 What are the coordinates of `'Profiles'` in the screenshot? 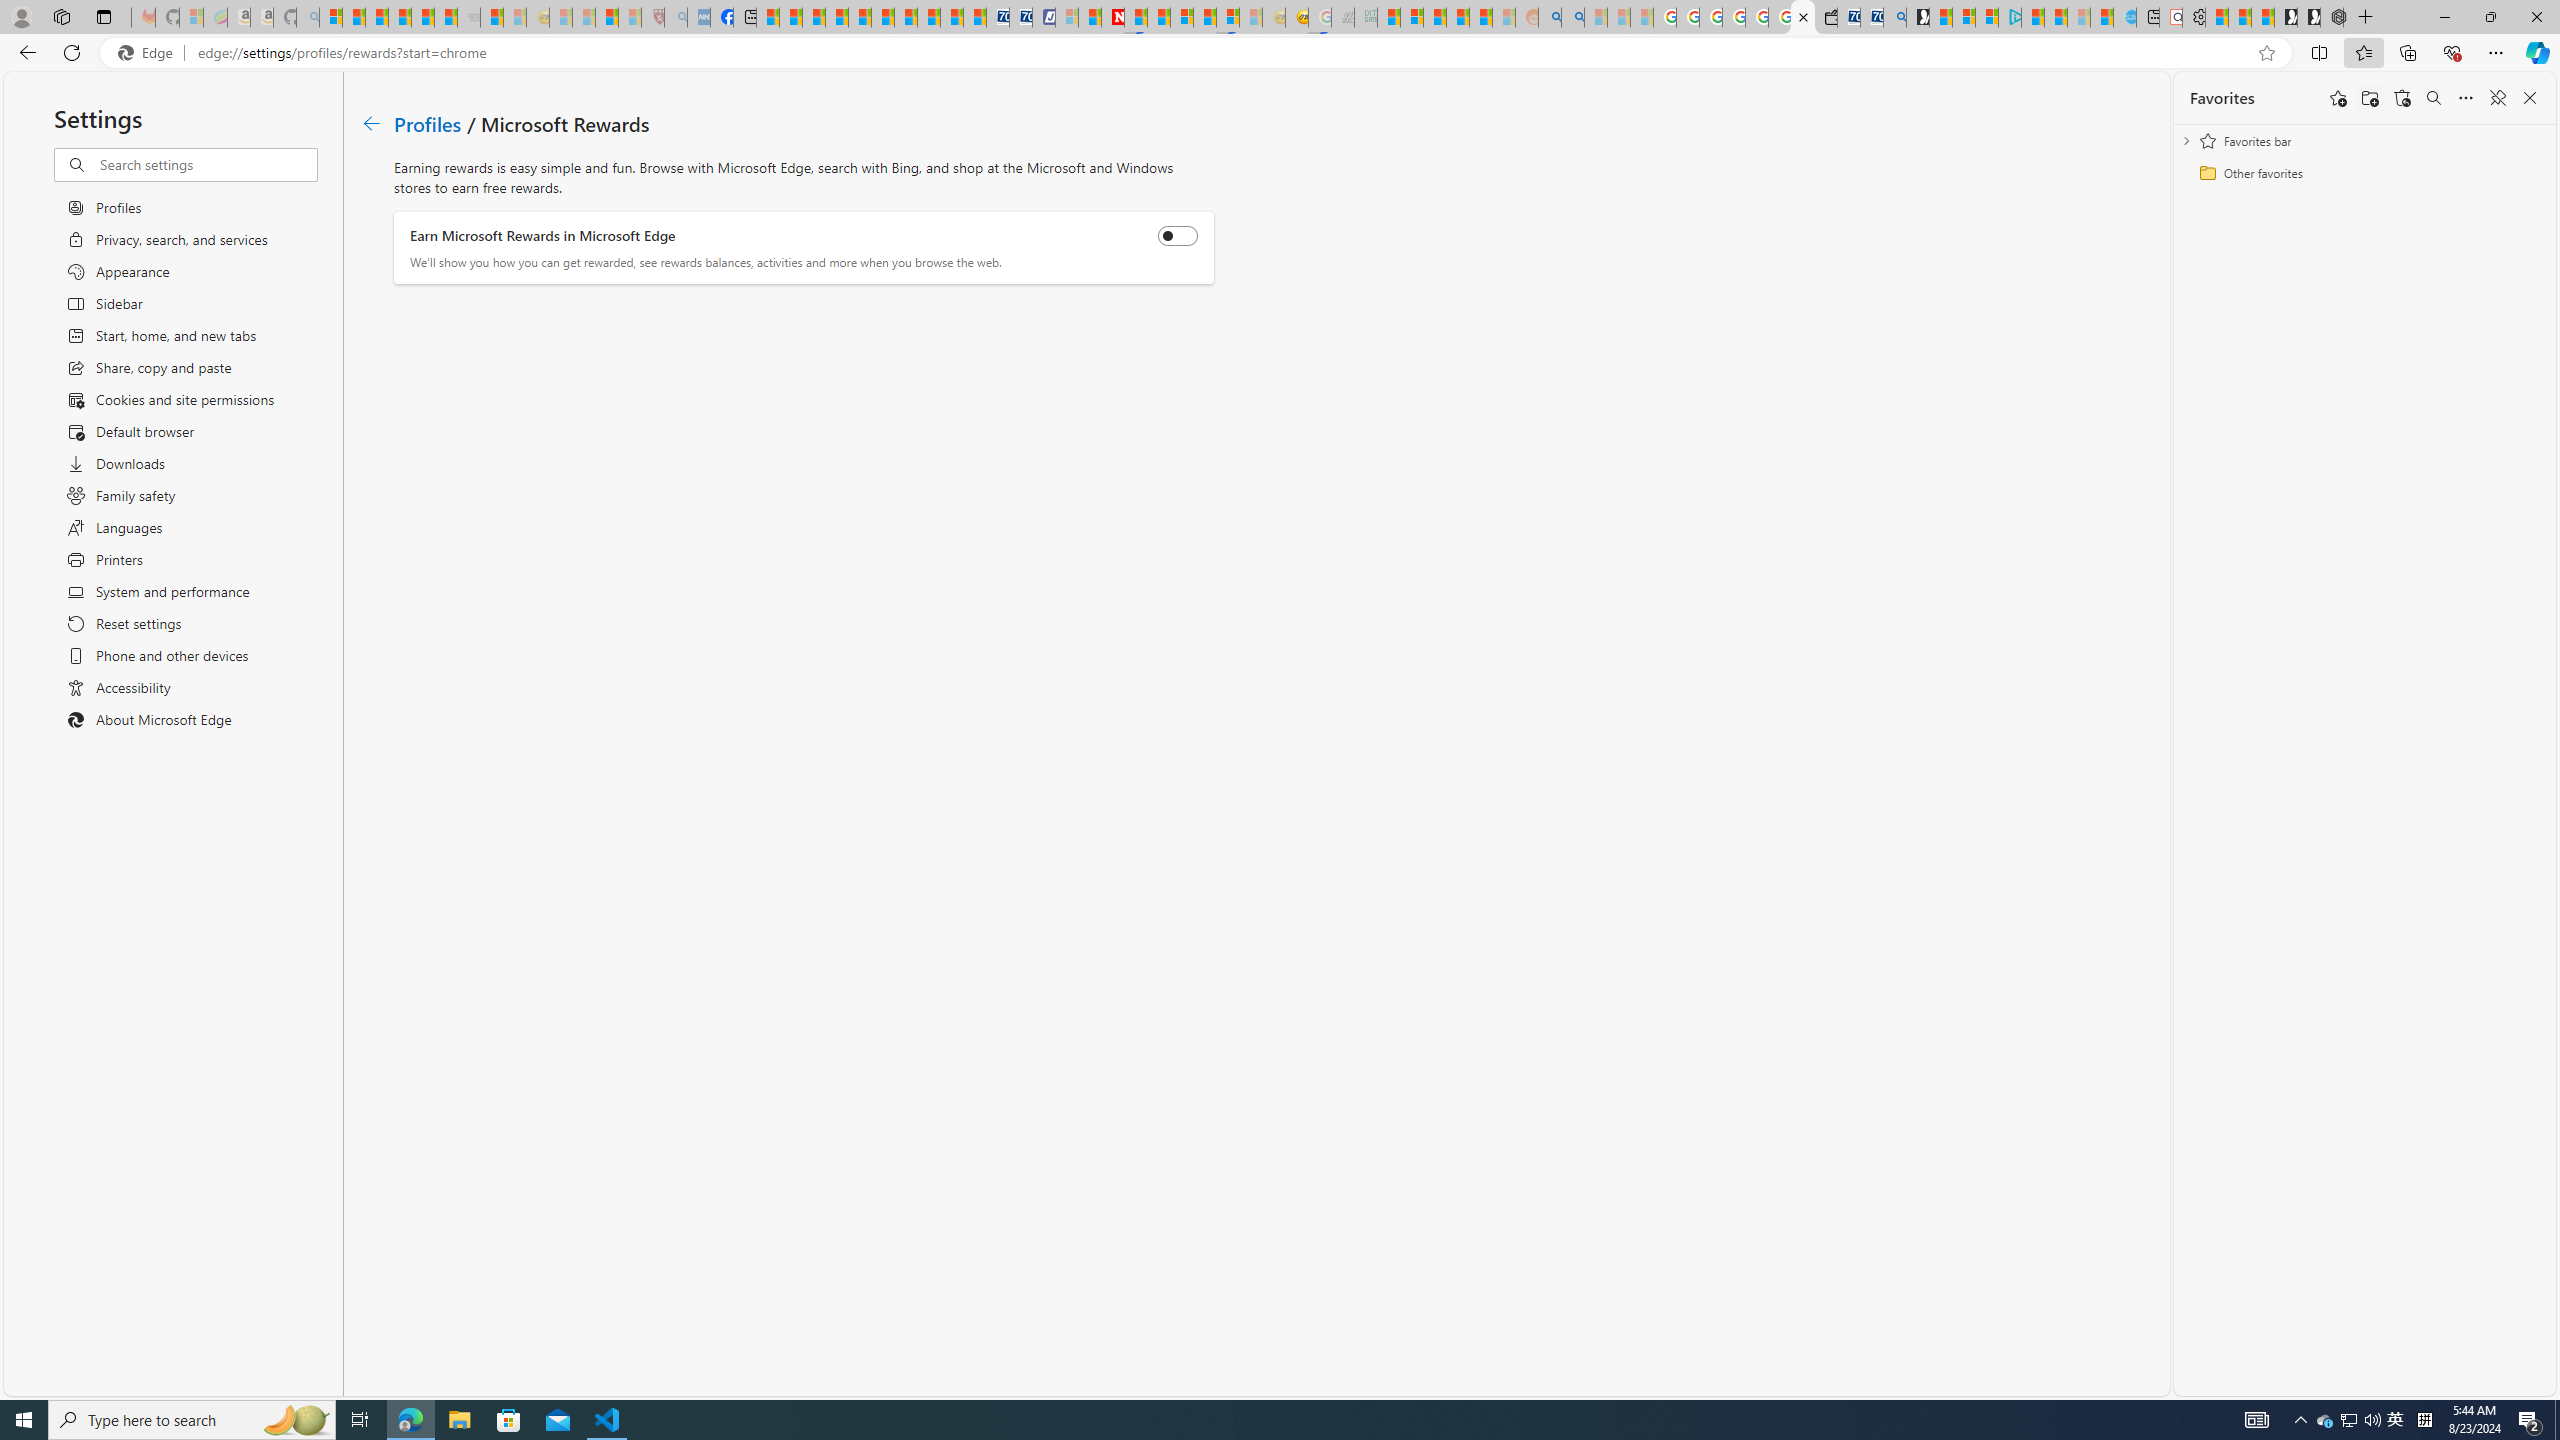 It's located at (428, 122).